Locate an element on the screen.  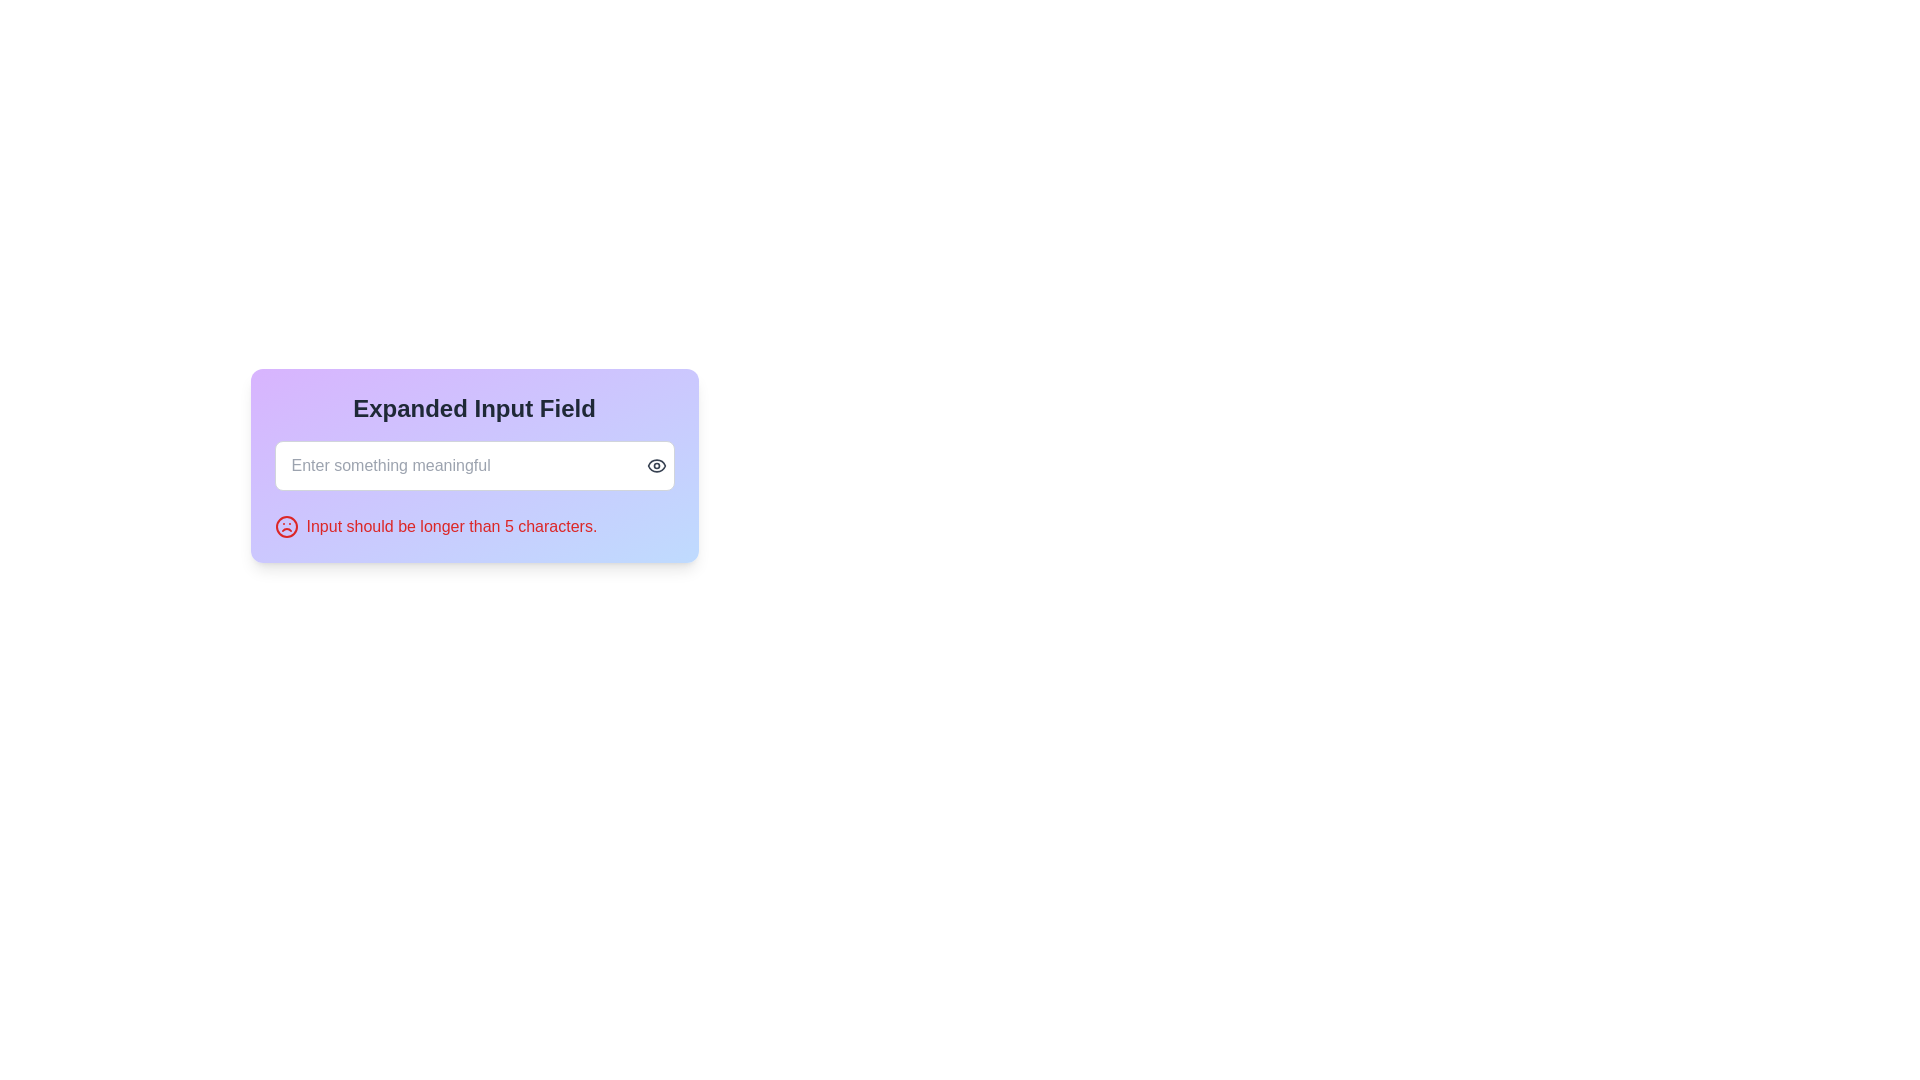
the text heading that serves as a title for the input section, which is centrally aligned within a rounded box with a gradient background is located at coordinates (473, 407).